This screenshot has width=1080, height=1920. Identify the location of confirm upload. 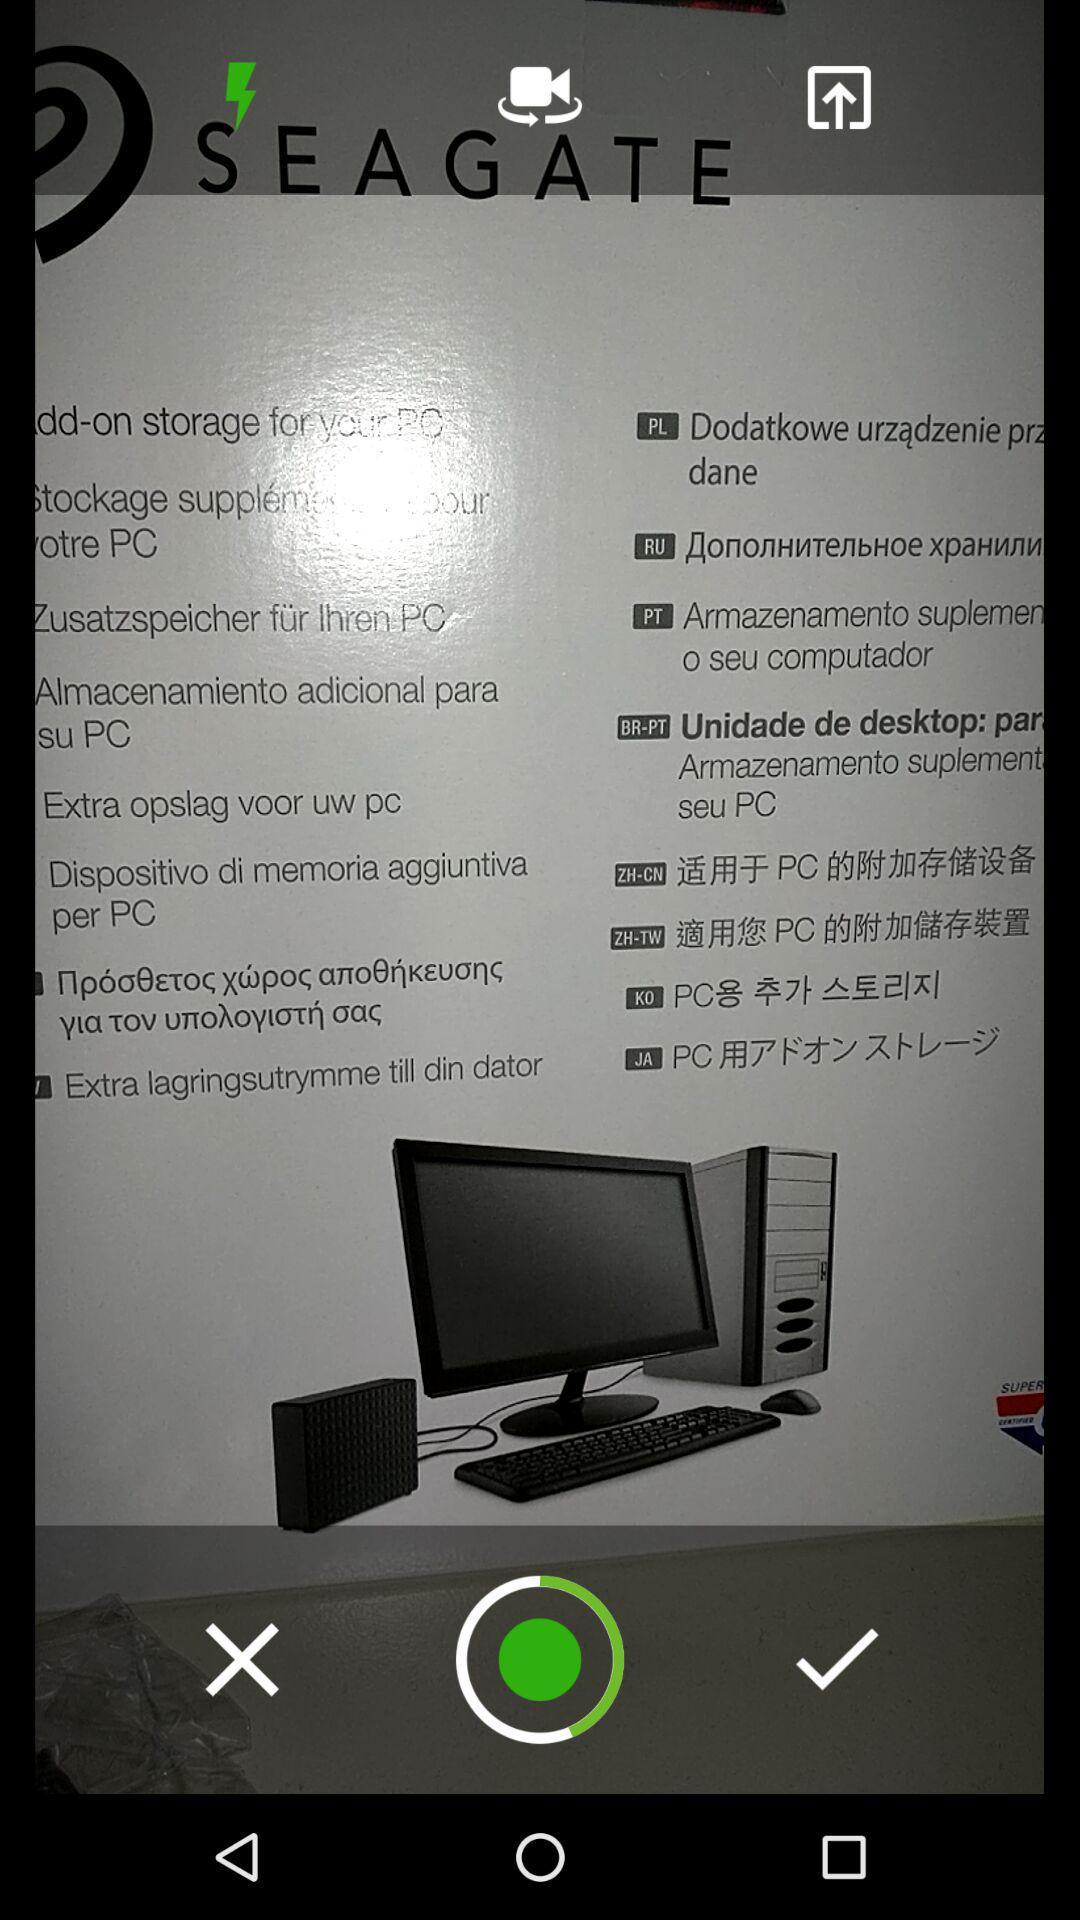
(837, 1659).